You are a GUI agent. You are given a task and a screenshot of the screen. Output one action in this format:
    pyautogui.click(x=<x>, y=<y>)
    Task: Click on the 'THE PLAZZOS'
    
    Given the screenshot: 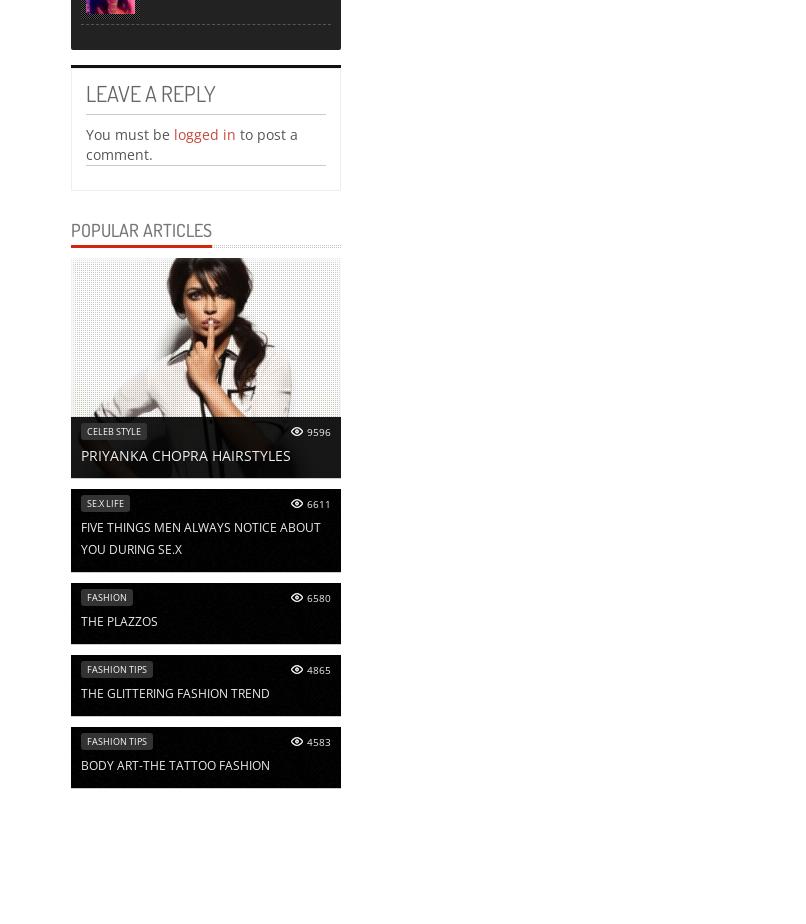 What is the action you would take?
    pyautogui.click(x=80, y=621)
    